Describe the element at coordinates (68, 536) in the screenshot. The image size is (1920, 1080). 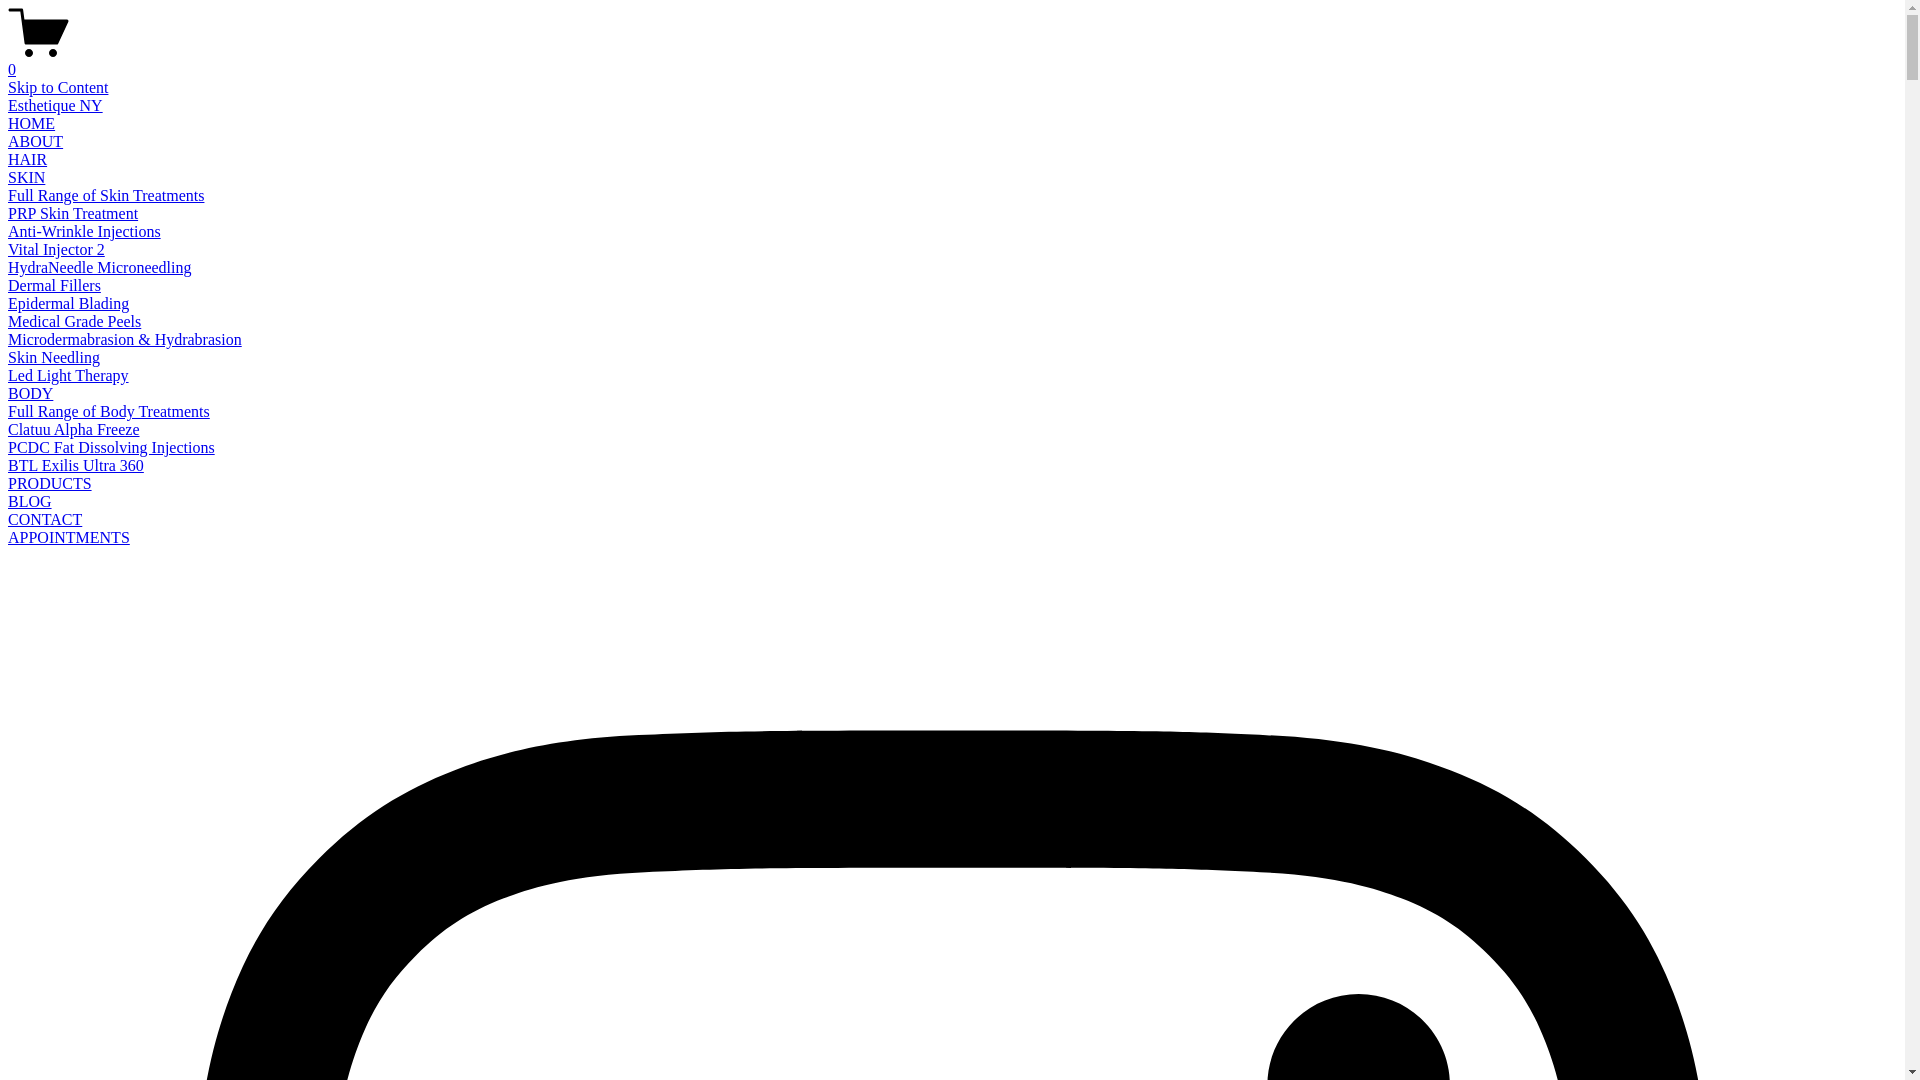
I see `'APPOINTMENTS'` at that location.